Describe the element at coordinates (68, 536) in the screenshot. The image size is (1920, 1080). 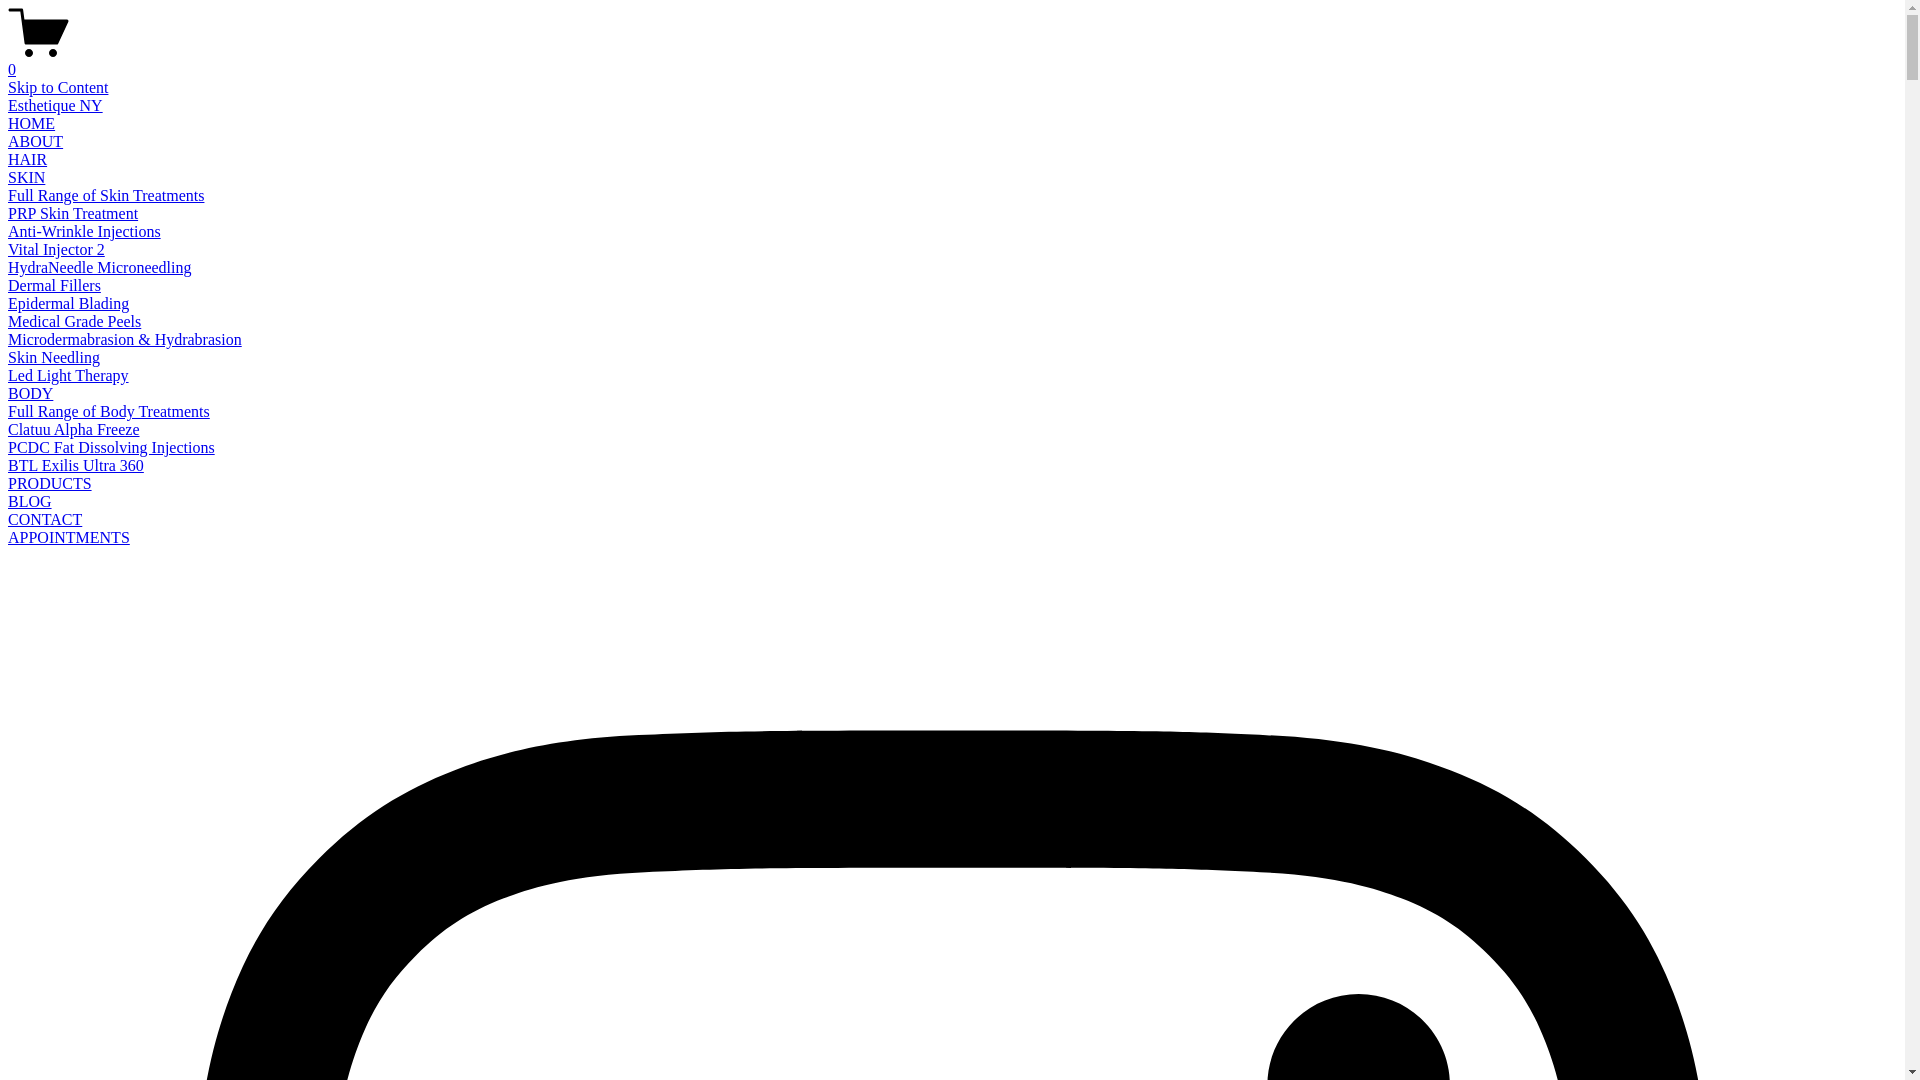
I see `'APPOINTMENTS'` at that location.